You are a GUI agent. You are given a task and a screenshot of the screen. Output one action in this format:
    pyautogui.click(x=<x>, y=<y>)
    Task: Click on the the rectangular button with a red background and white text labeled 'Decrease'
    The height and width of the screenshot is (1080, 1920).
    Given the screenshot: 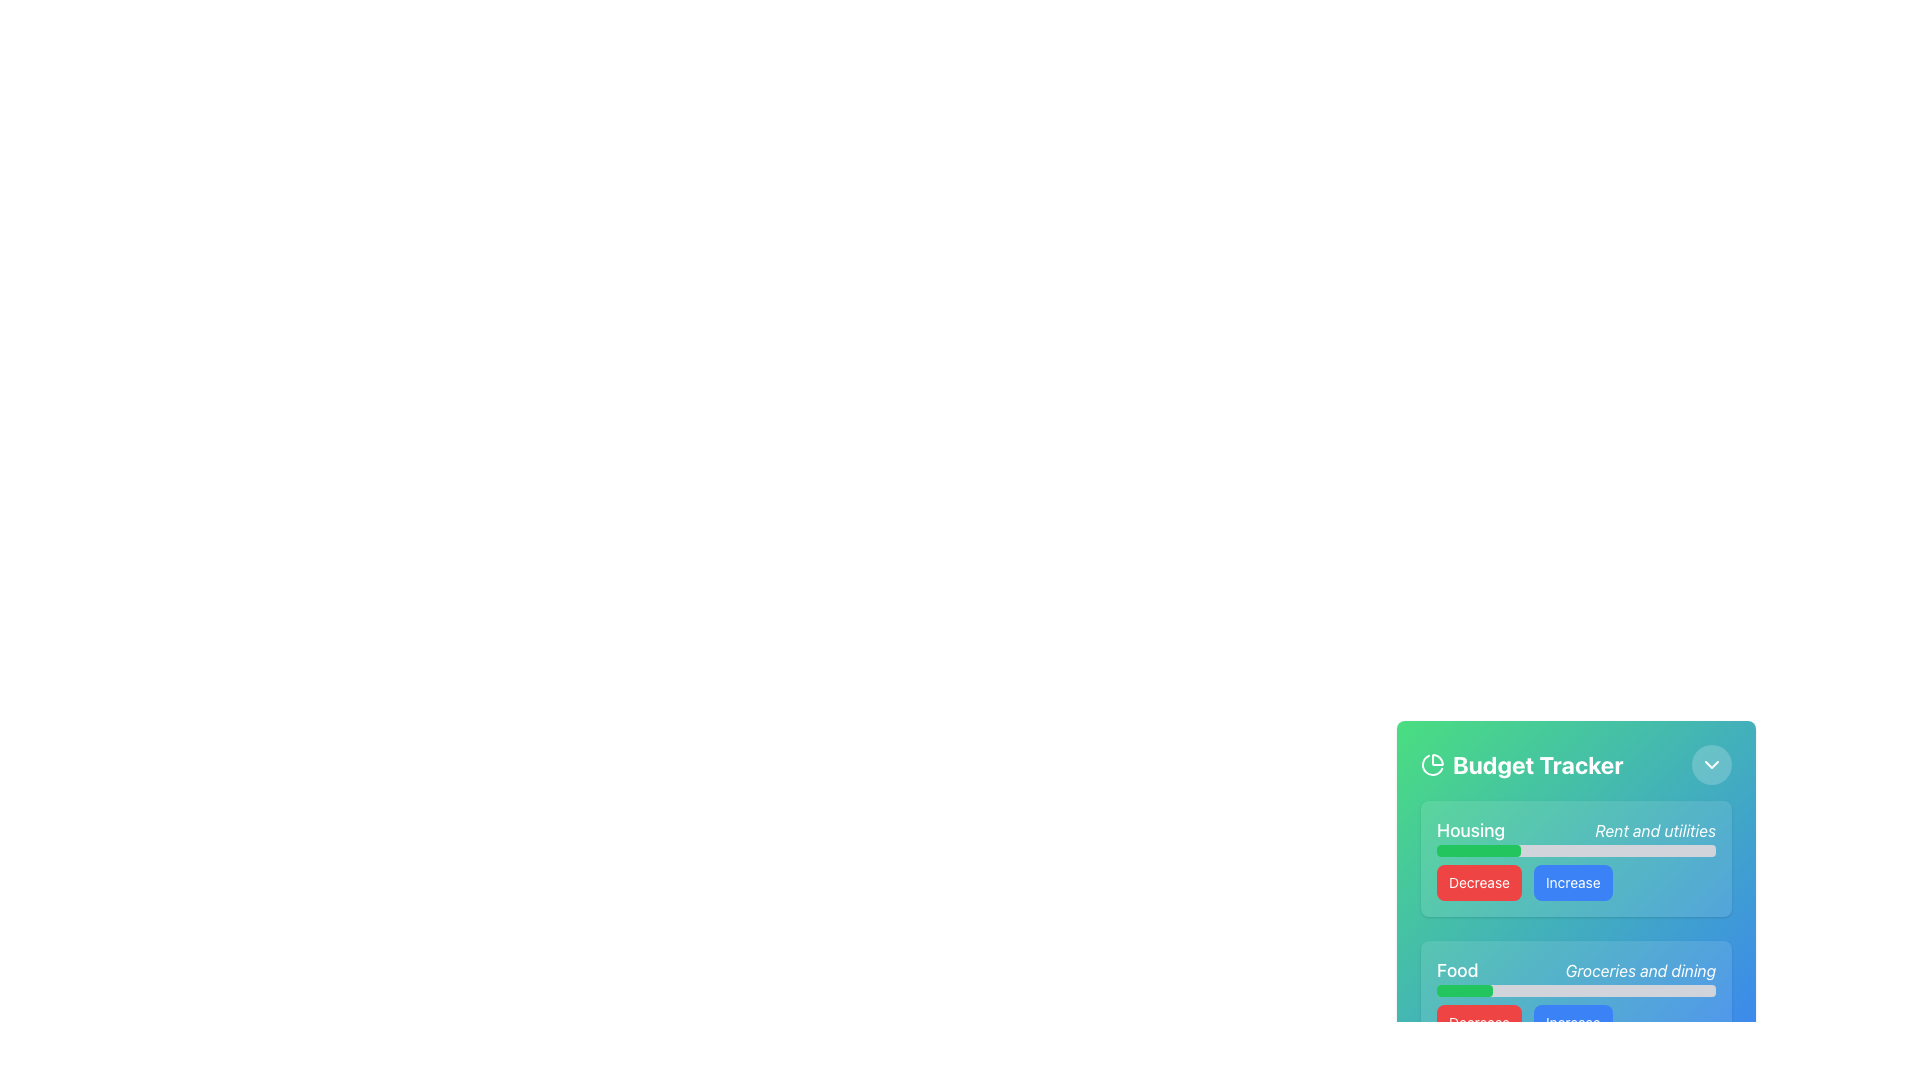 What is the action you would take?
    pyautogui.click(x=1479, y=1022)
    